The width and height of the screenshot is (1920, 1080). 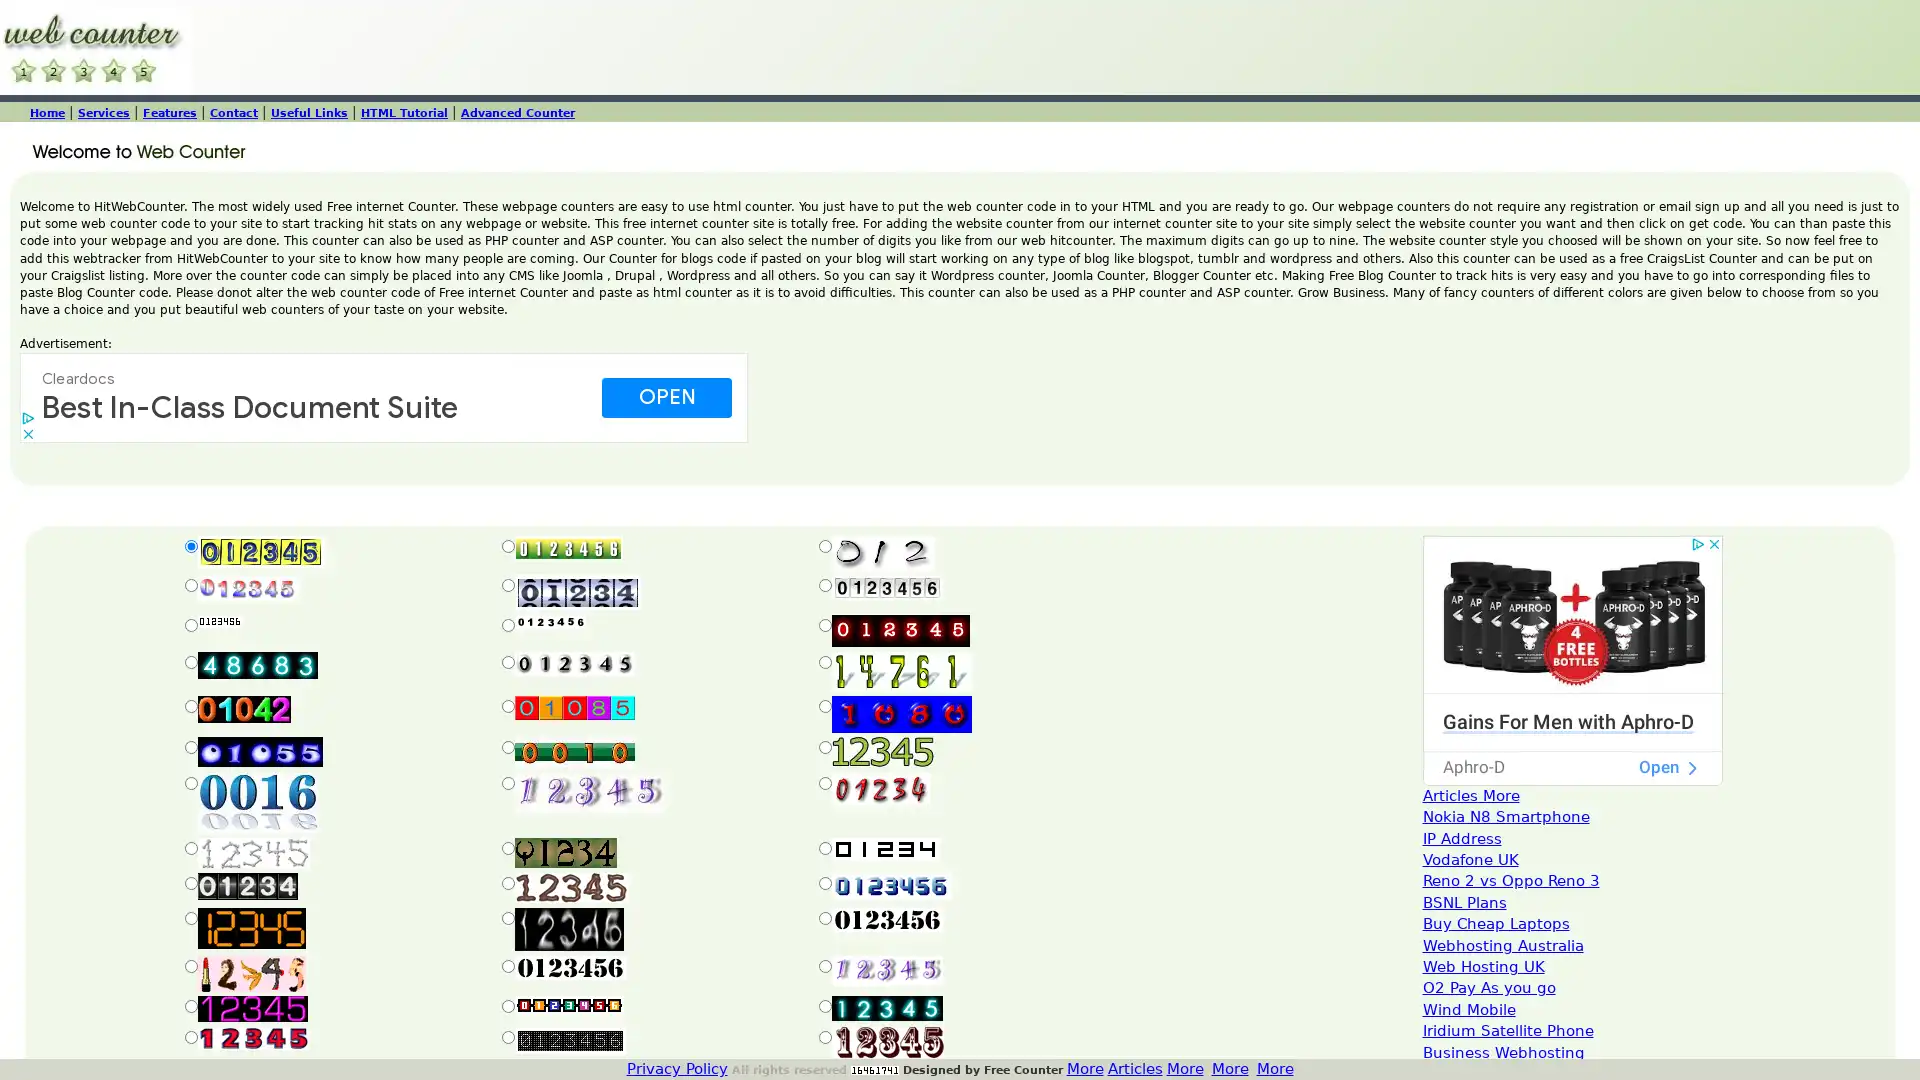 What do you see at coordinates (243, 707) in the screenshot?
I see `Submit` at bounding box center [243, 707].